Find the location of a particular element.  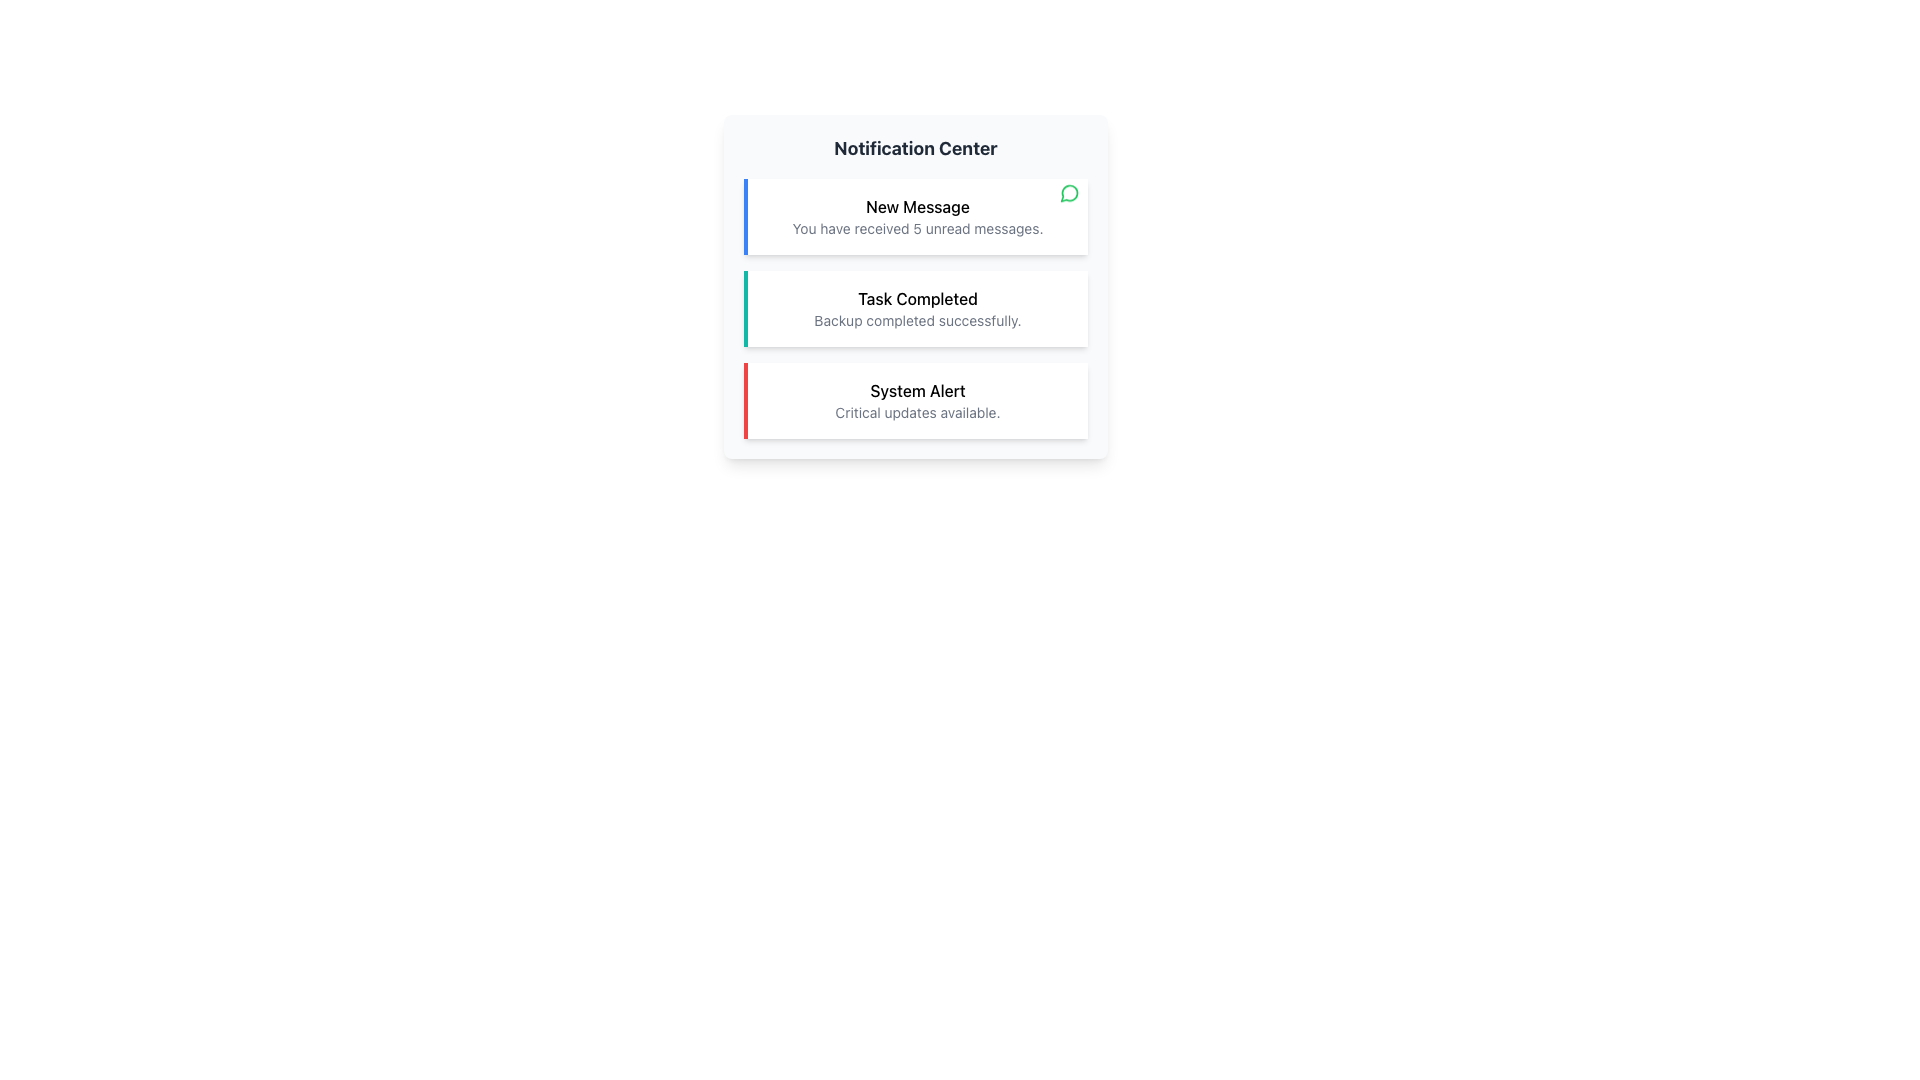

the green animated icon resembling a speech bubble in the Notification Center, located in the top-right corner of the first notification row titled 'New Message.' is located at coordinates (1069, 195).